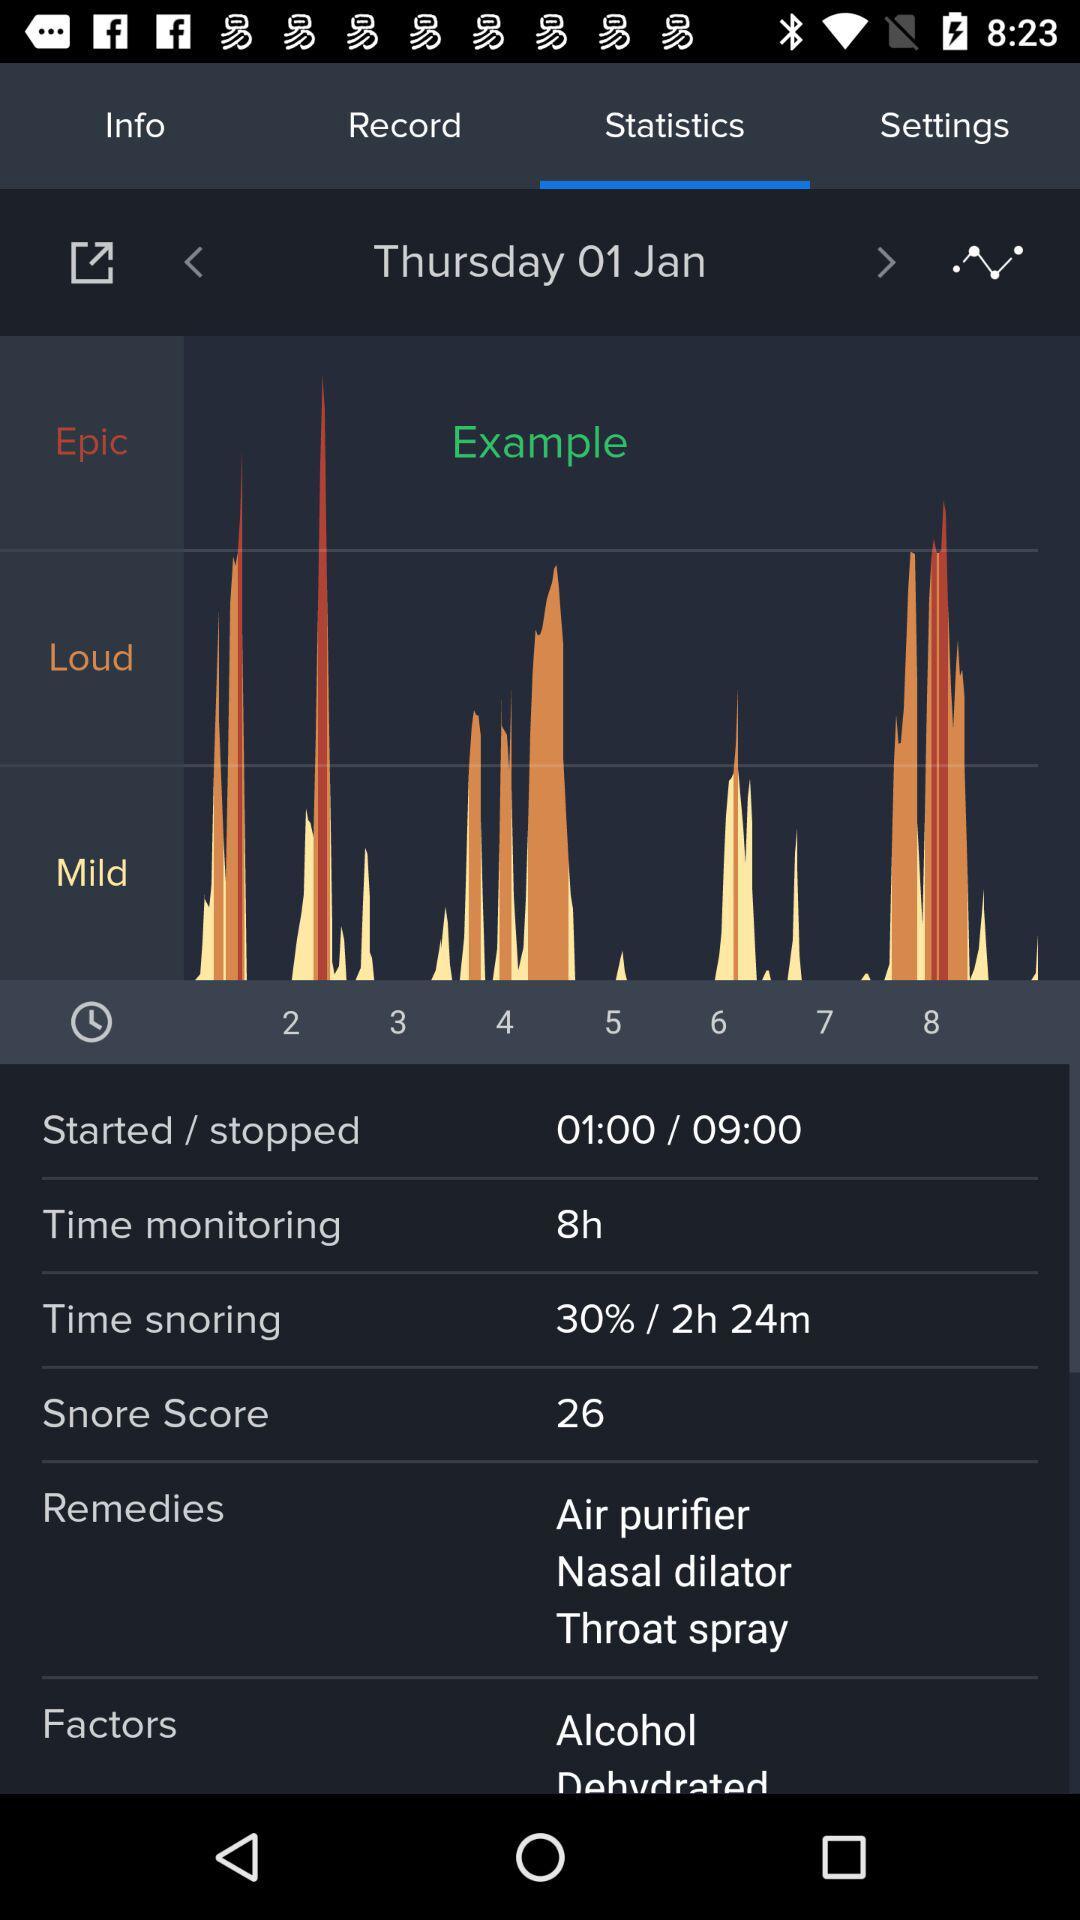  I want to click on icon below the statistics item, so click(834, 261).